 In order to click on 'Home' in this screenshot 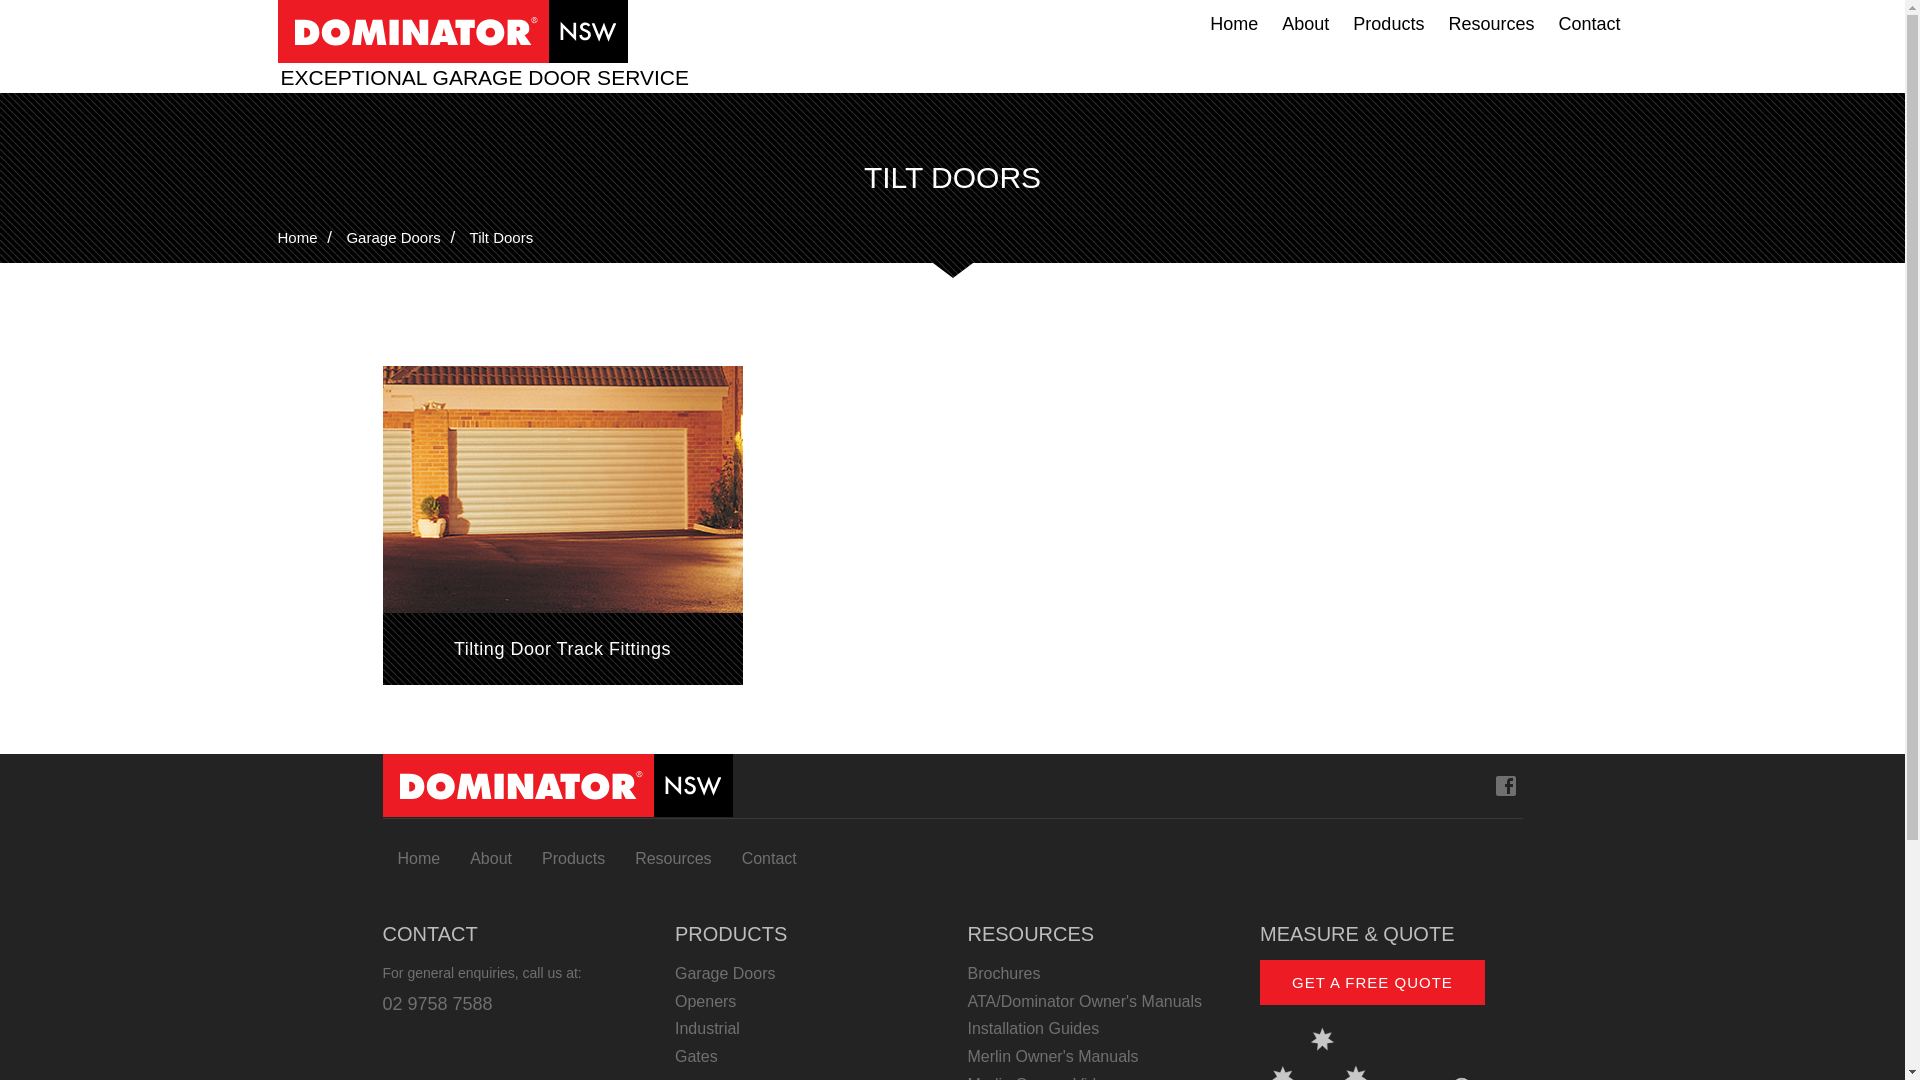, I will do `click(1232, 23)`.